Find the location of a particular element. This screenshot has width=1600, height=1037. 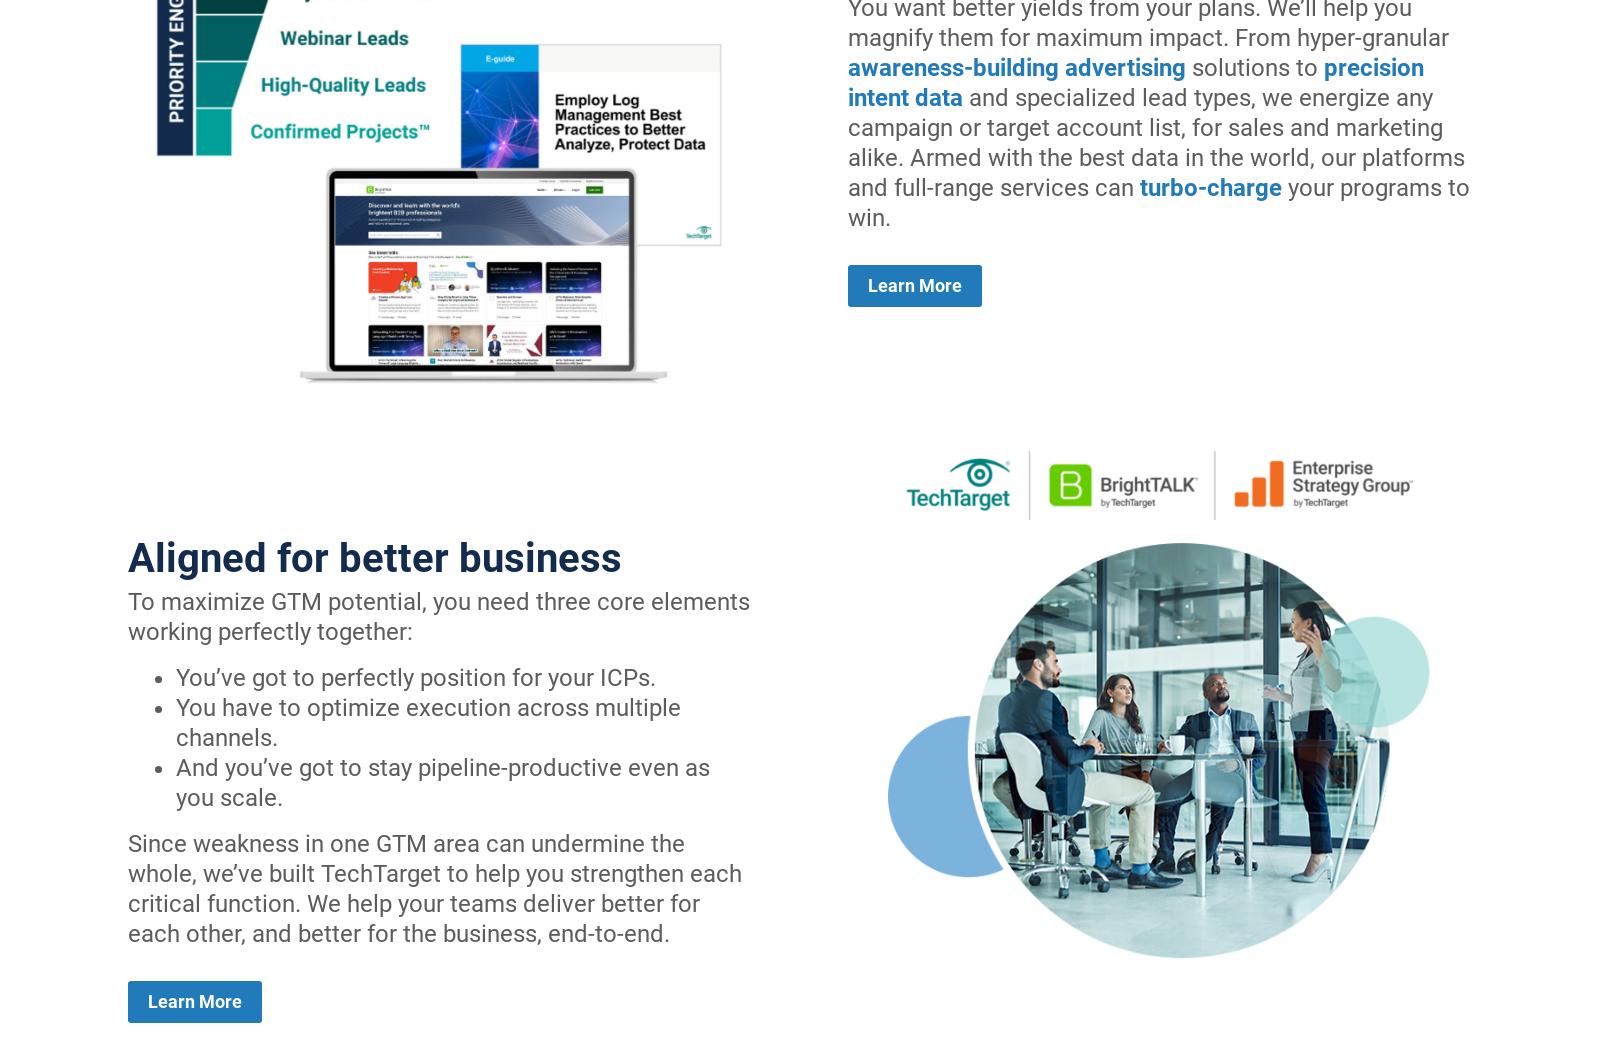

'You have to optimize execution across multiple channels.' is located at coordinates (427, 721).